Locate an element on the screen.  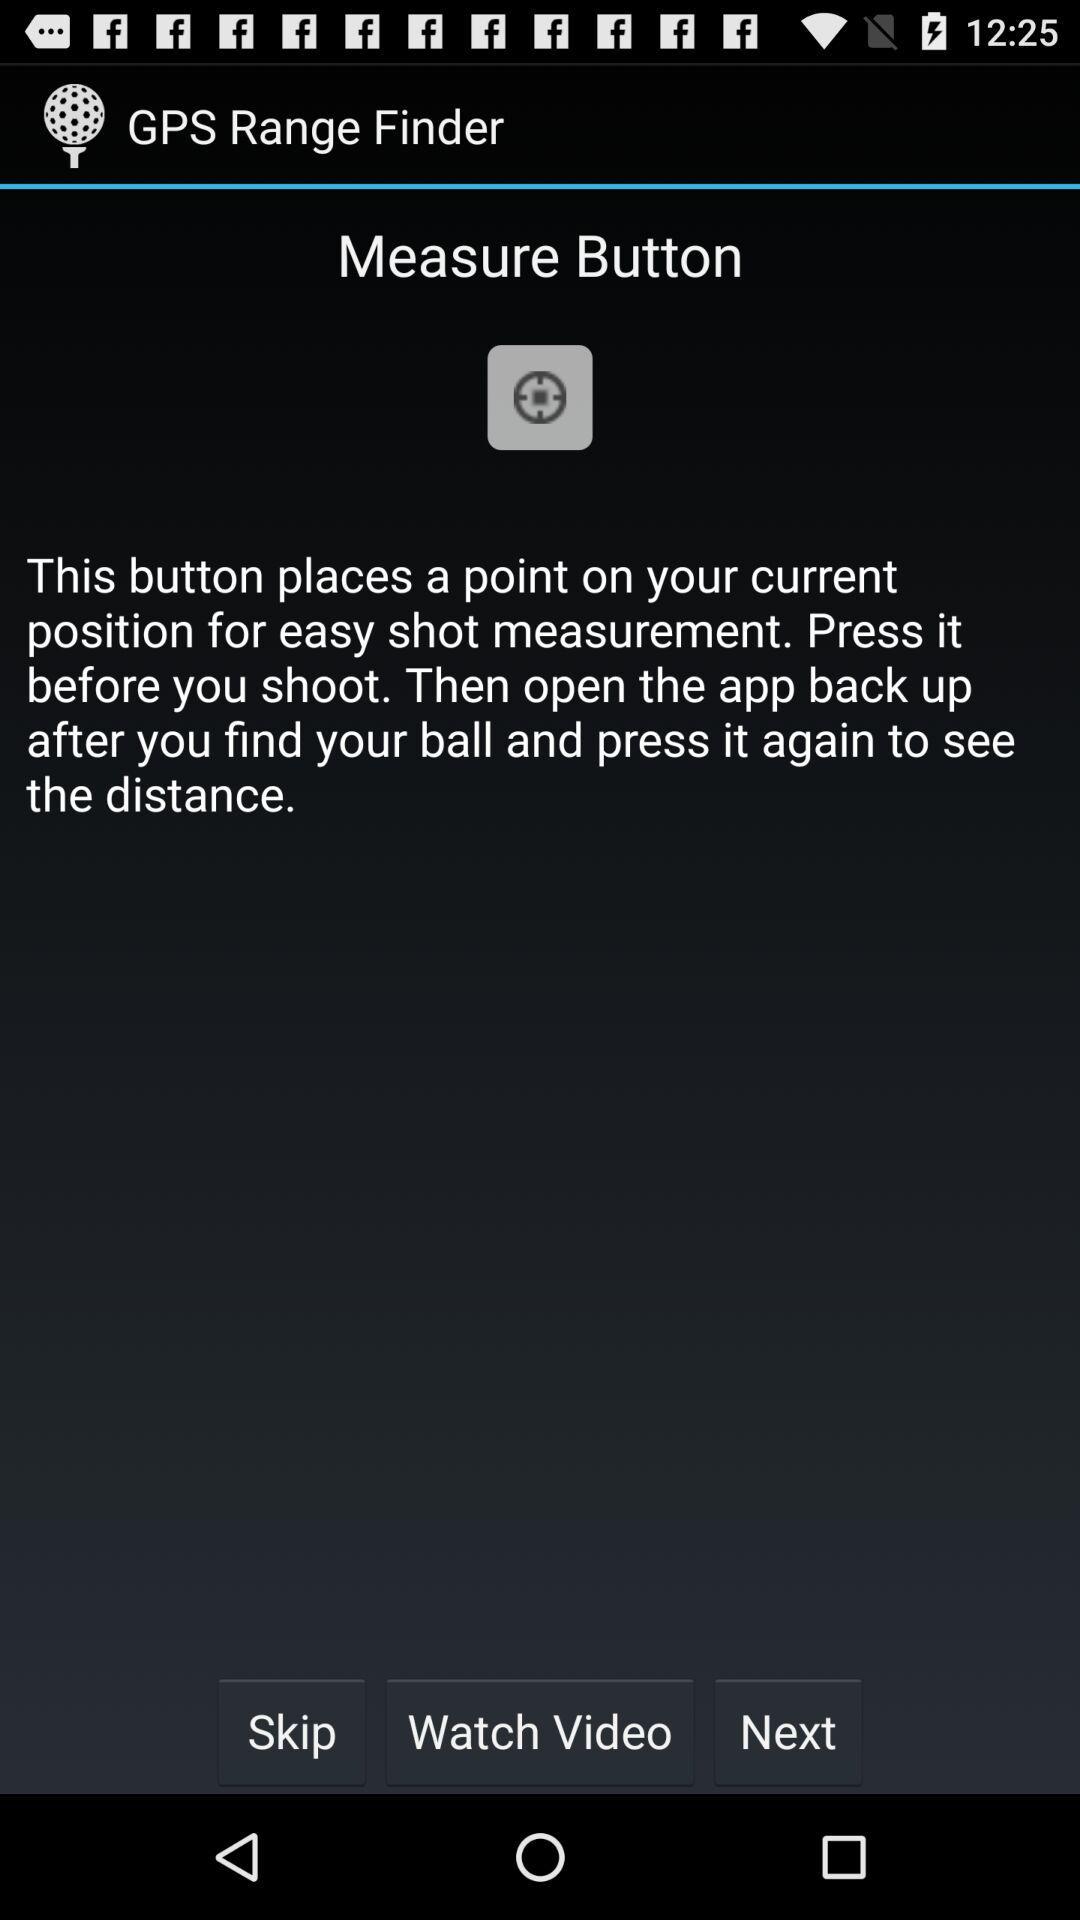
the item to the left of next icon is located at coordinates (540, 1730).